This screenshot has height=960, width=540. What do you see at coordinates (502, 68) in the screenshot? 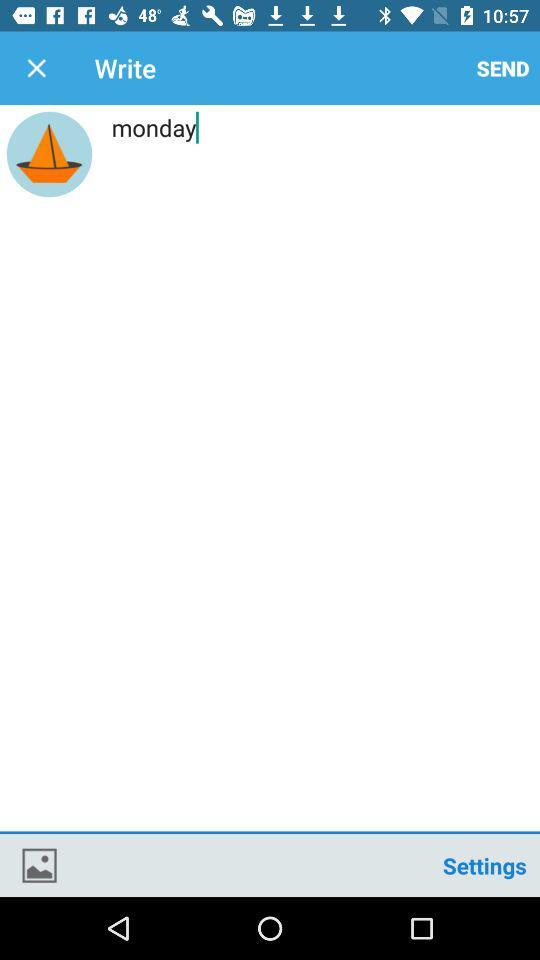
I see `send` at bounding box center [502, 68].